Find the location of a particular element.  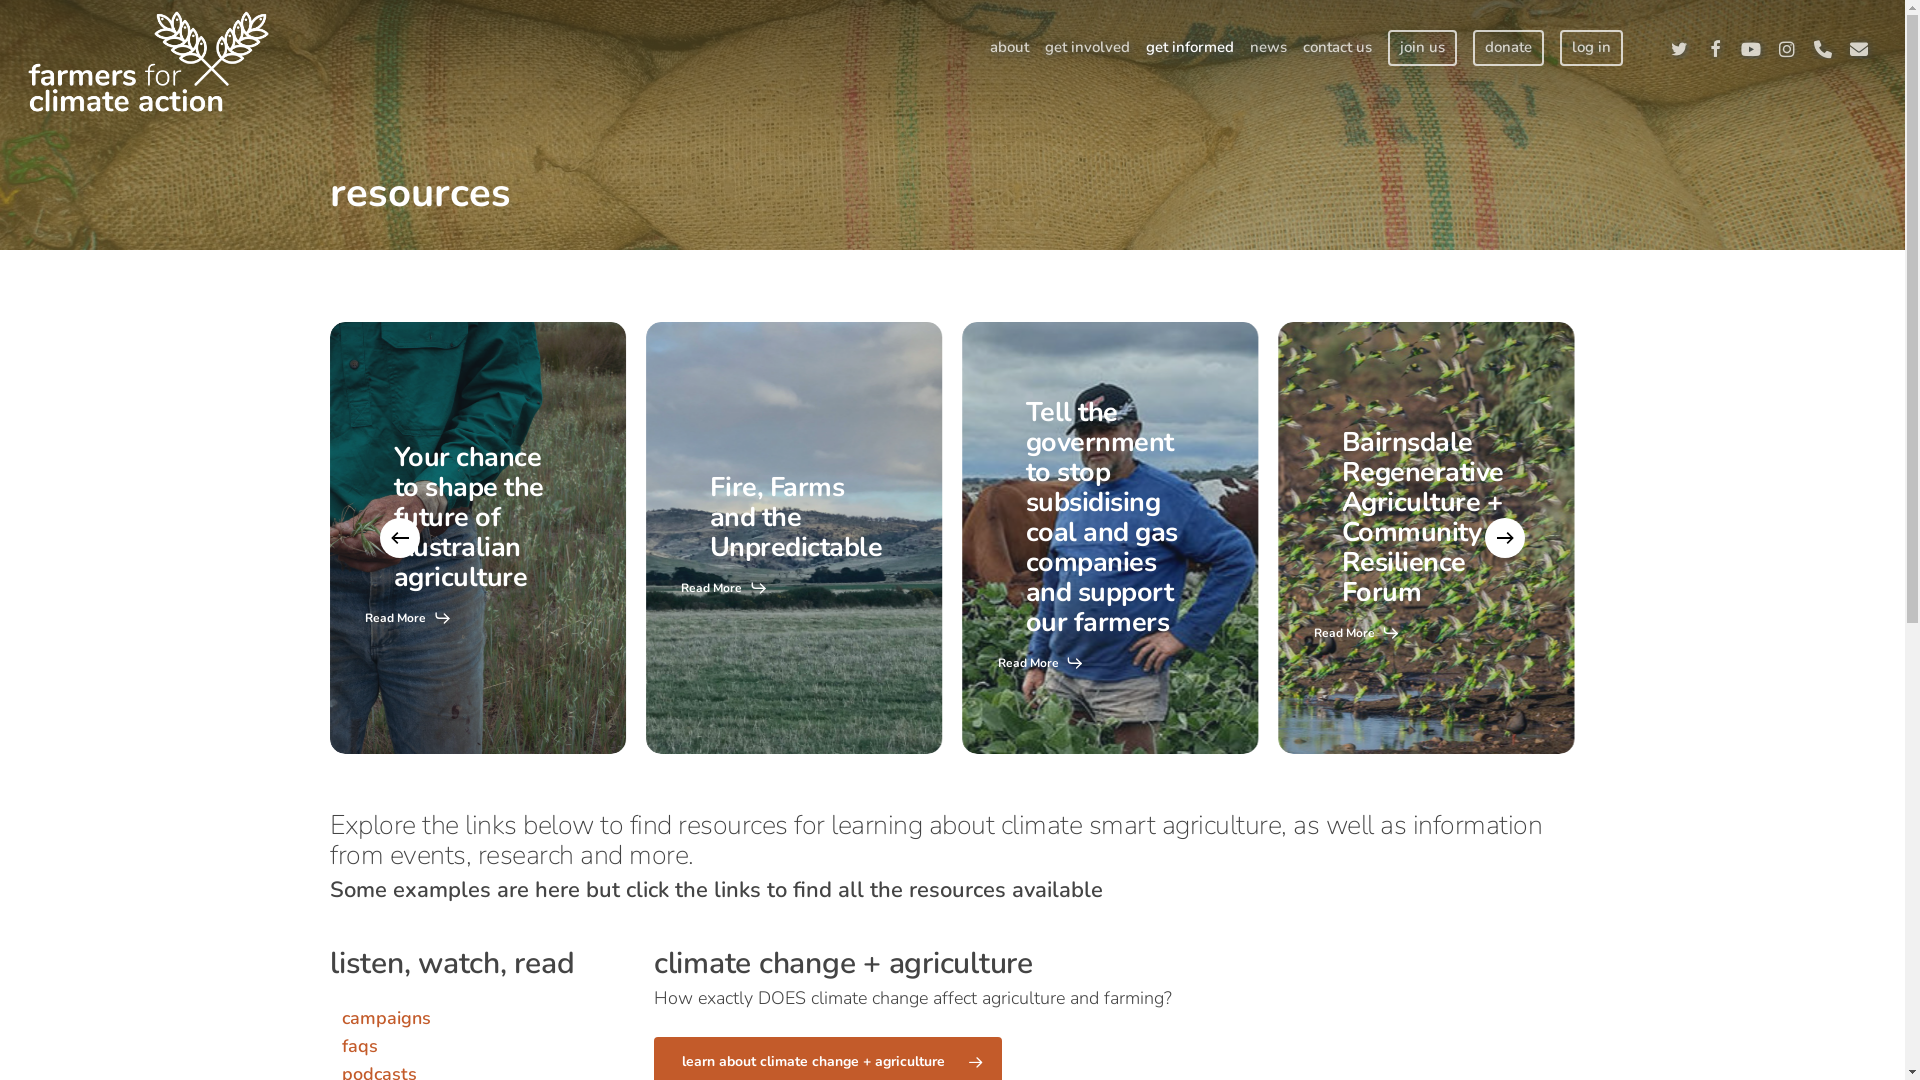

'instagram' is located at coordinates (1786, 46).